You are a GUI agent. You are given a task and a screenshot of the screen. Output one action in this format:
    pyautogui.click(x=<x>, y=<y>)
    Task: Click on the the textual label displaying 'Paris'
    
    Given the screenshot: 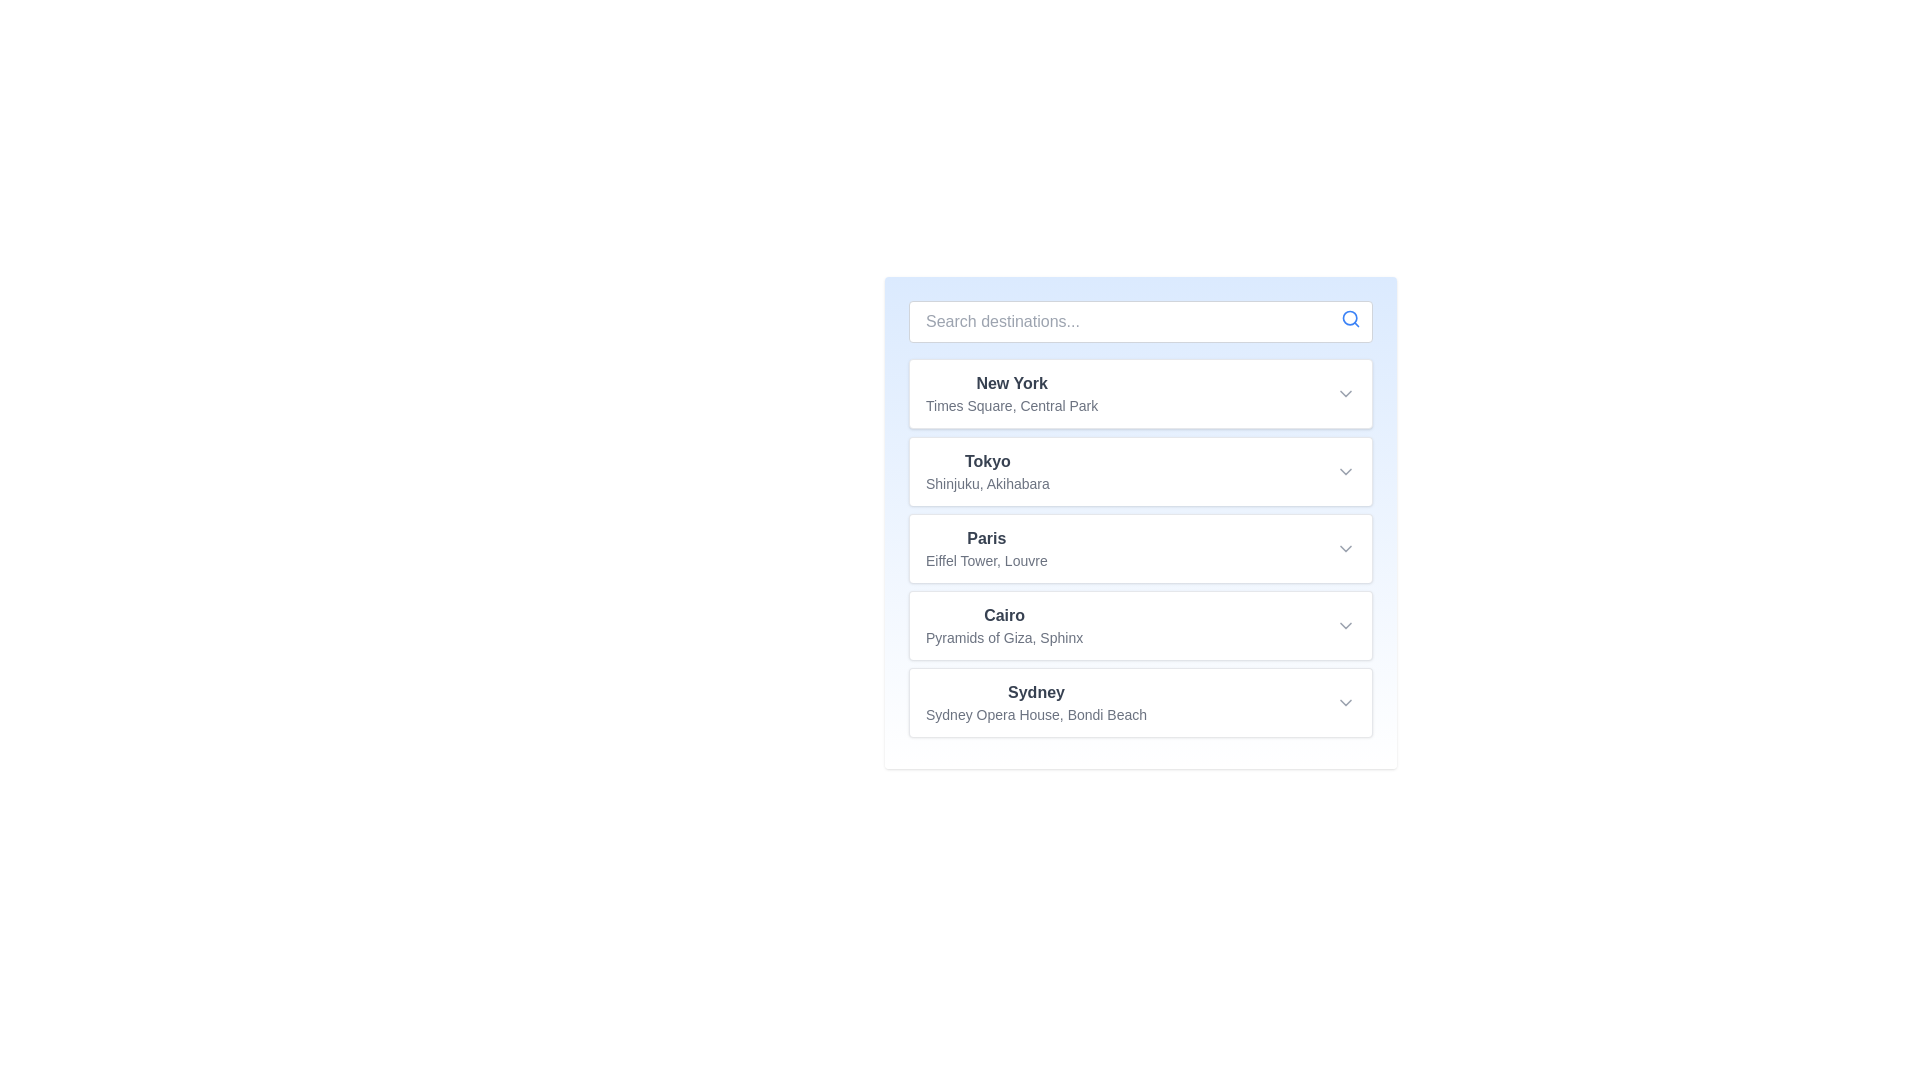 What is the action you would take?
    pyautogui.click(x=986, y=548)
    